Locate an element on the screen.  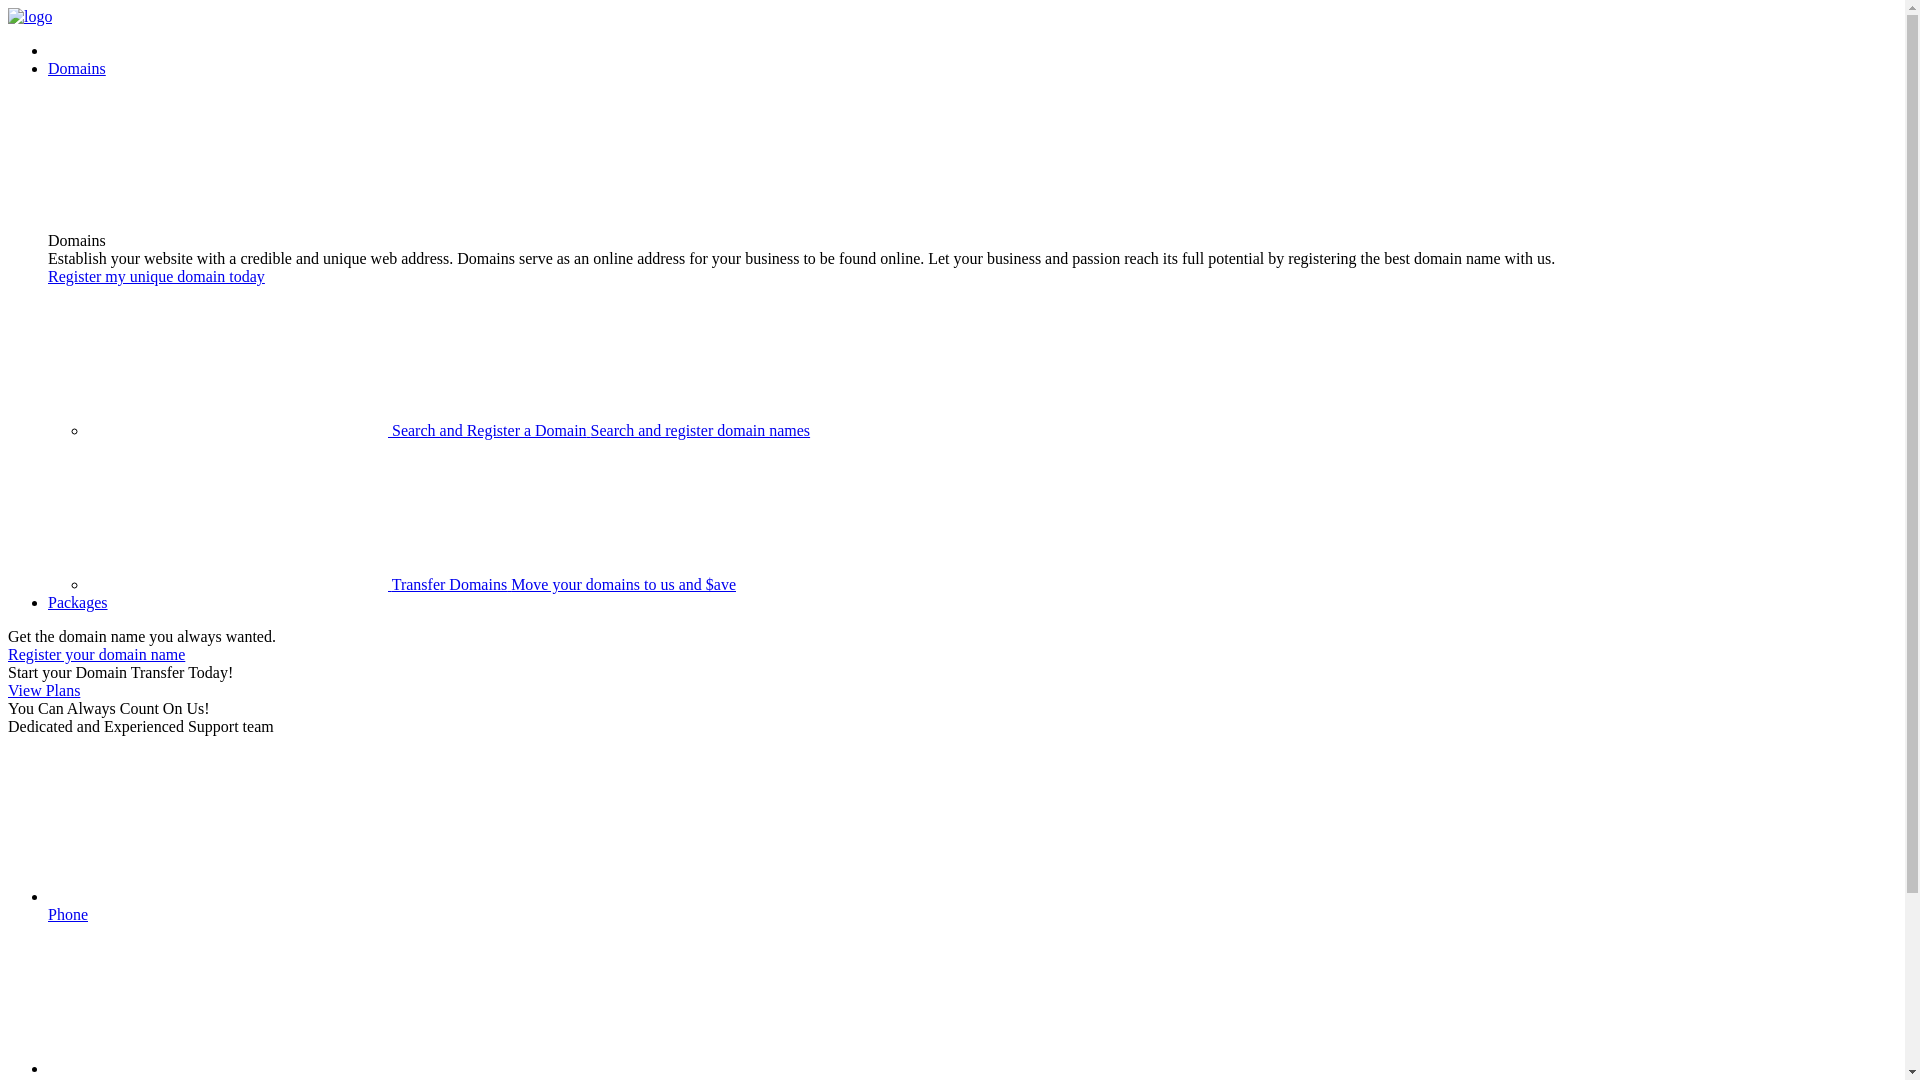
'Register your domain name' is located at coordinates (95, 654).